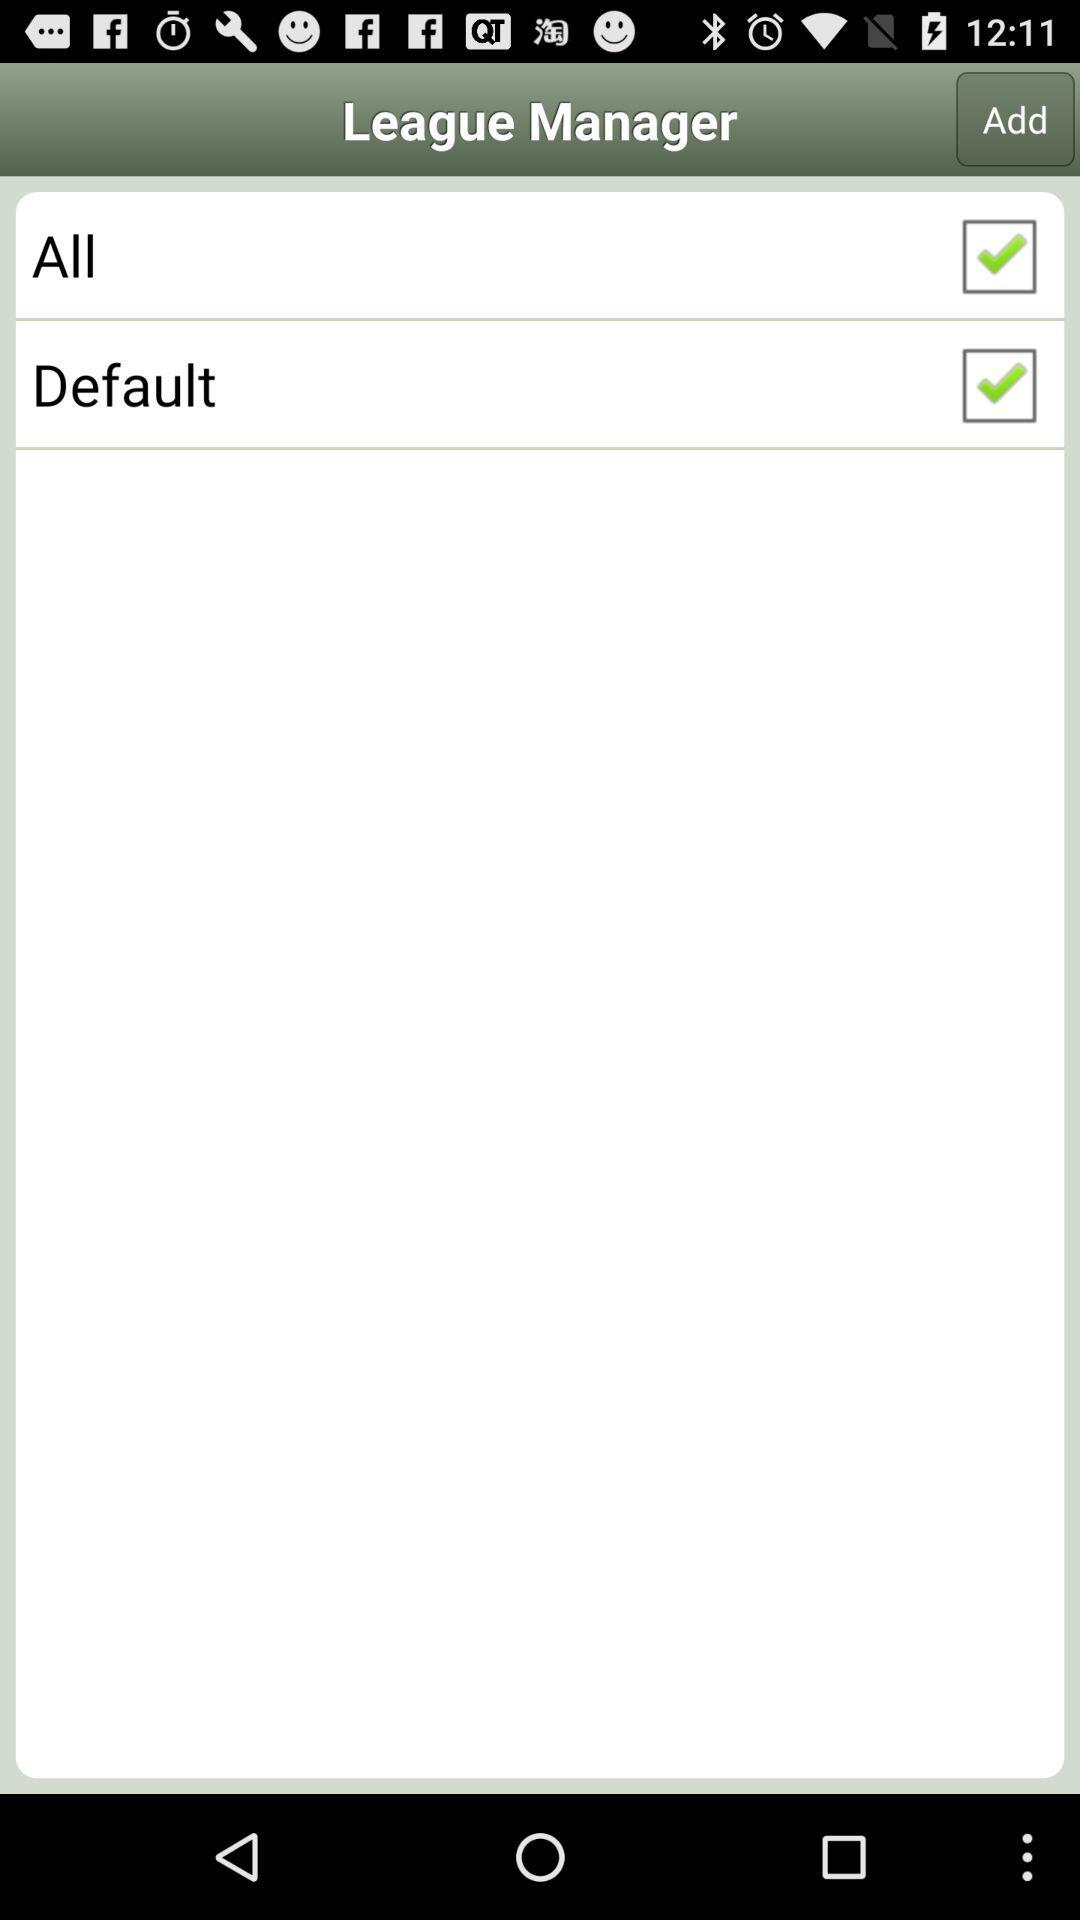 The width and height of the screenshot is (1080, 1920). What do you see at coordinates (1015, 118) in the screenshot?
I see `item above the all` at bounding box center [1015, 118].